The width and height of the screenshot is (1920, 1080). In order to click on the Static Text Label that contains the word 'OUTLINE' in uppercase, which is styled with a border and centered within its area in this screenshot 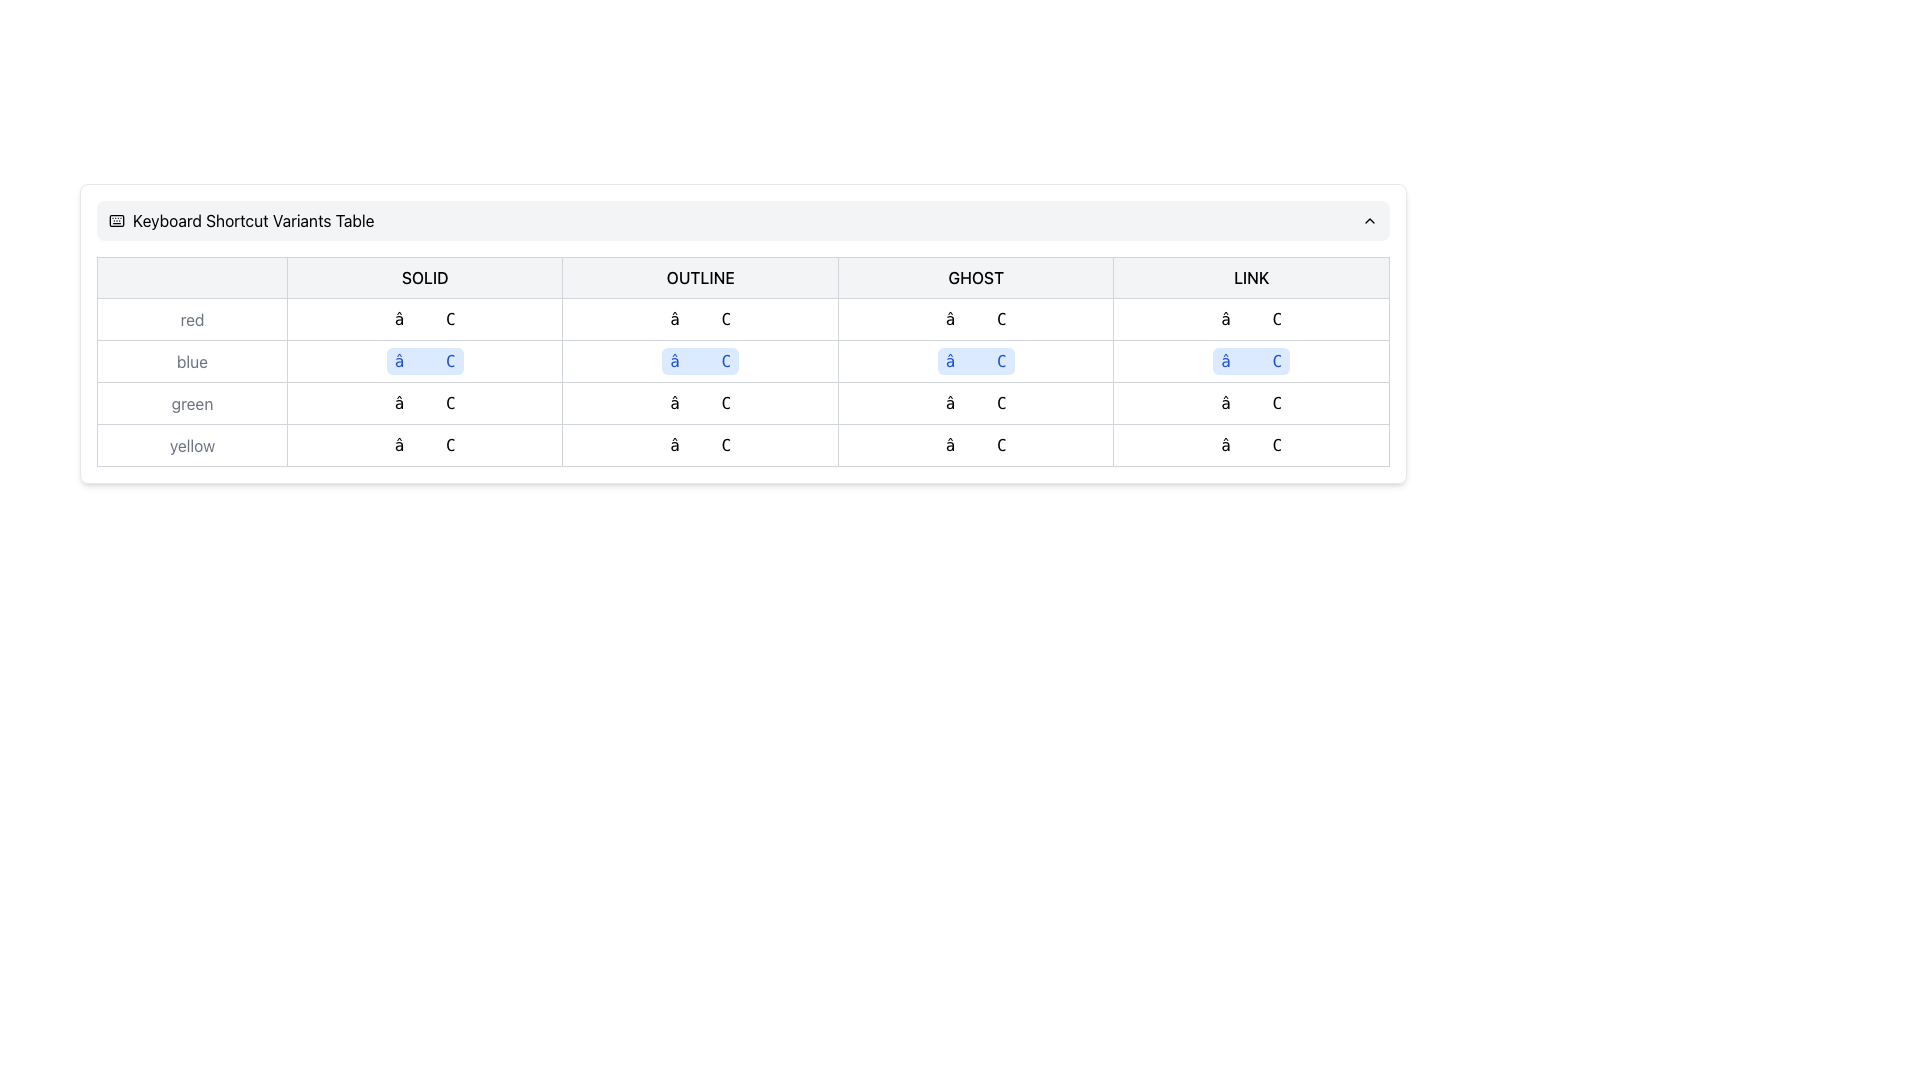, I will do `click(700, 277)`.